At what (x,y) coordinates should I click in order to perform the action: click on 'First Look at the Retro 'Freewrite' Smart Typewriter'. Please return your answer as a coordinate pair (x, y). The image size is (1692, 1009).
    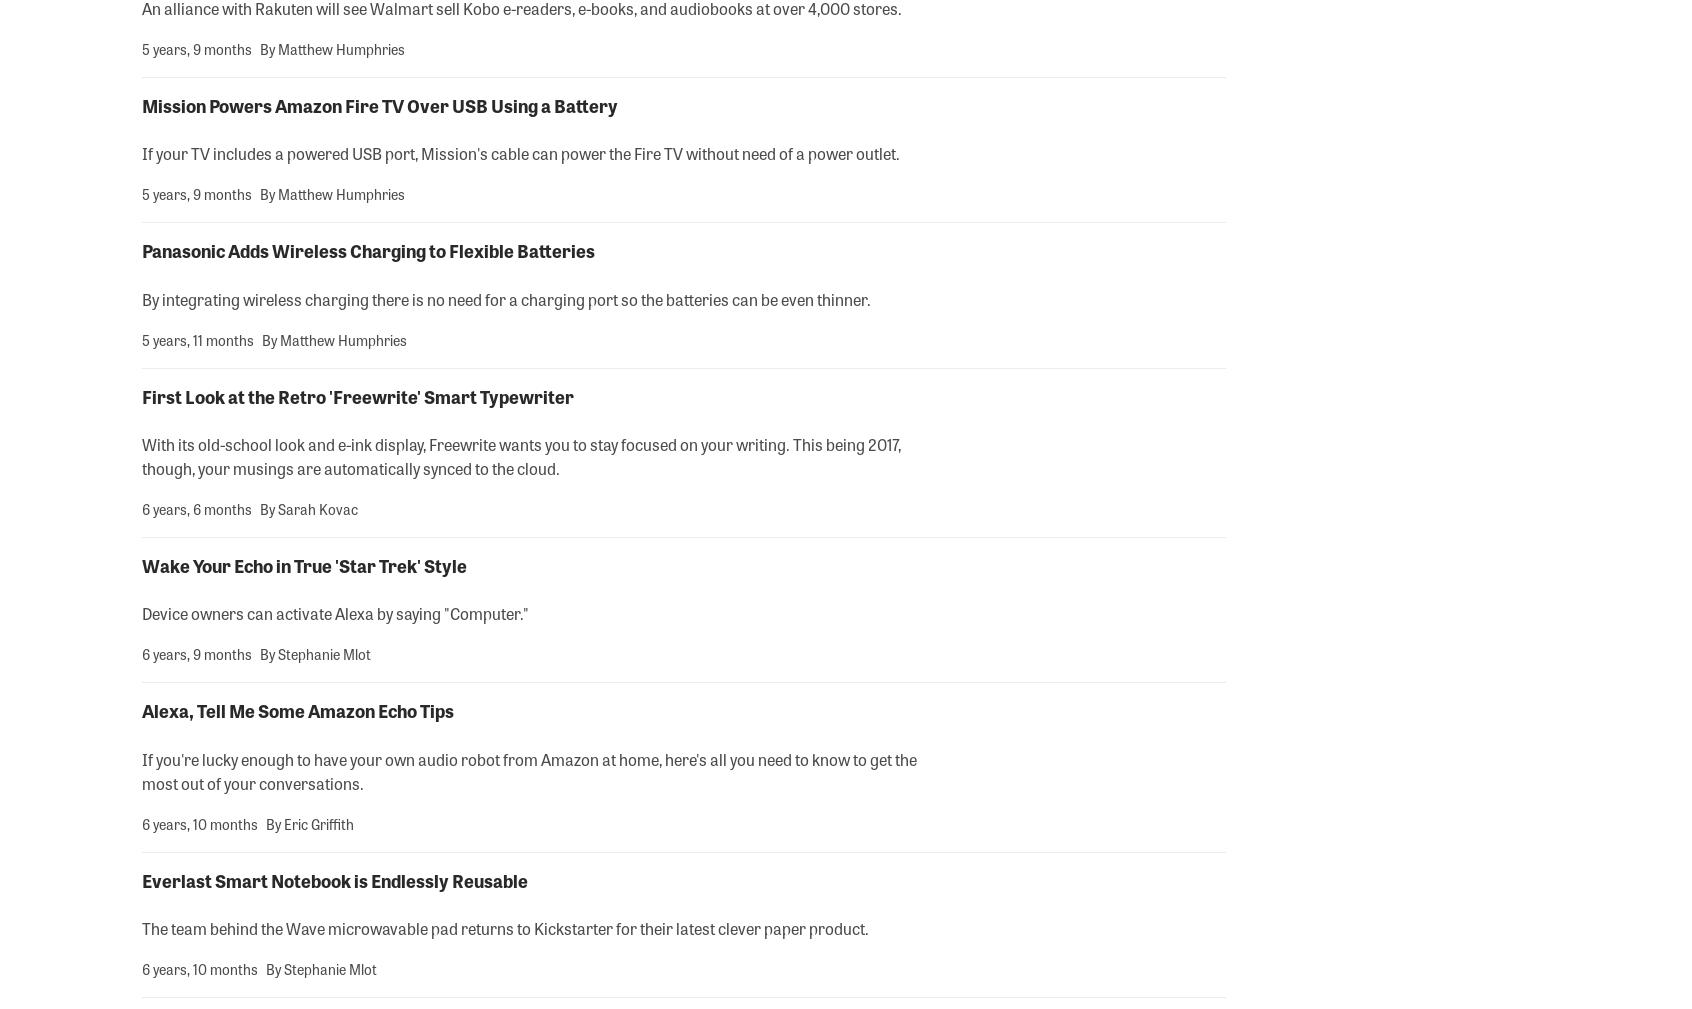
    Looking at the image, I should click on (358, 394).